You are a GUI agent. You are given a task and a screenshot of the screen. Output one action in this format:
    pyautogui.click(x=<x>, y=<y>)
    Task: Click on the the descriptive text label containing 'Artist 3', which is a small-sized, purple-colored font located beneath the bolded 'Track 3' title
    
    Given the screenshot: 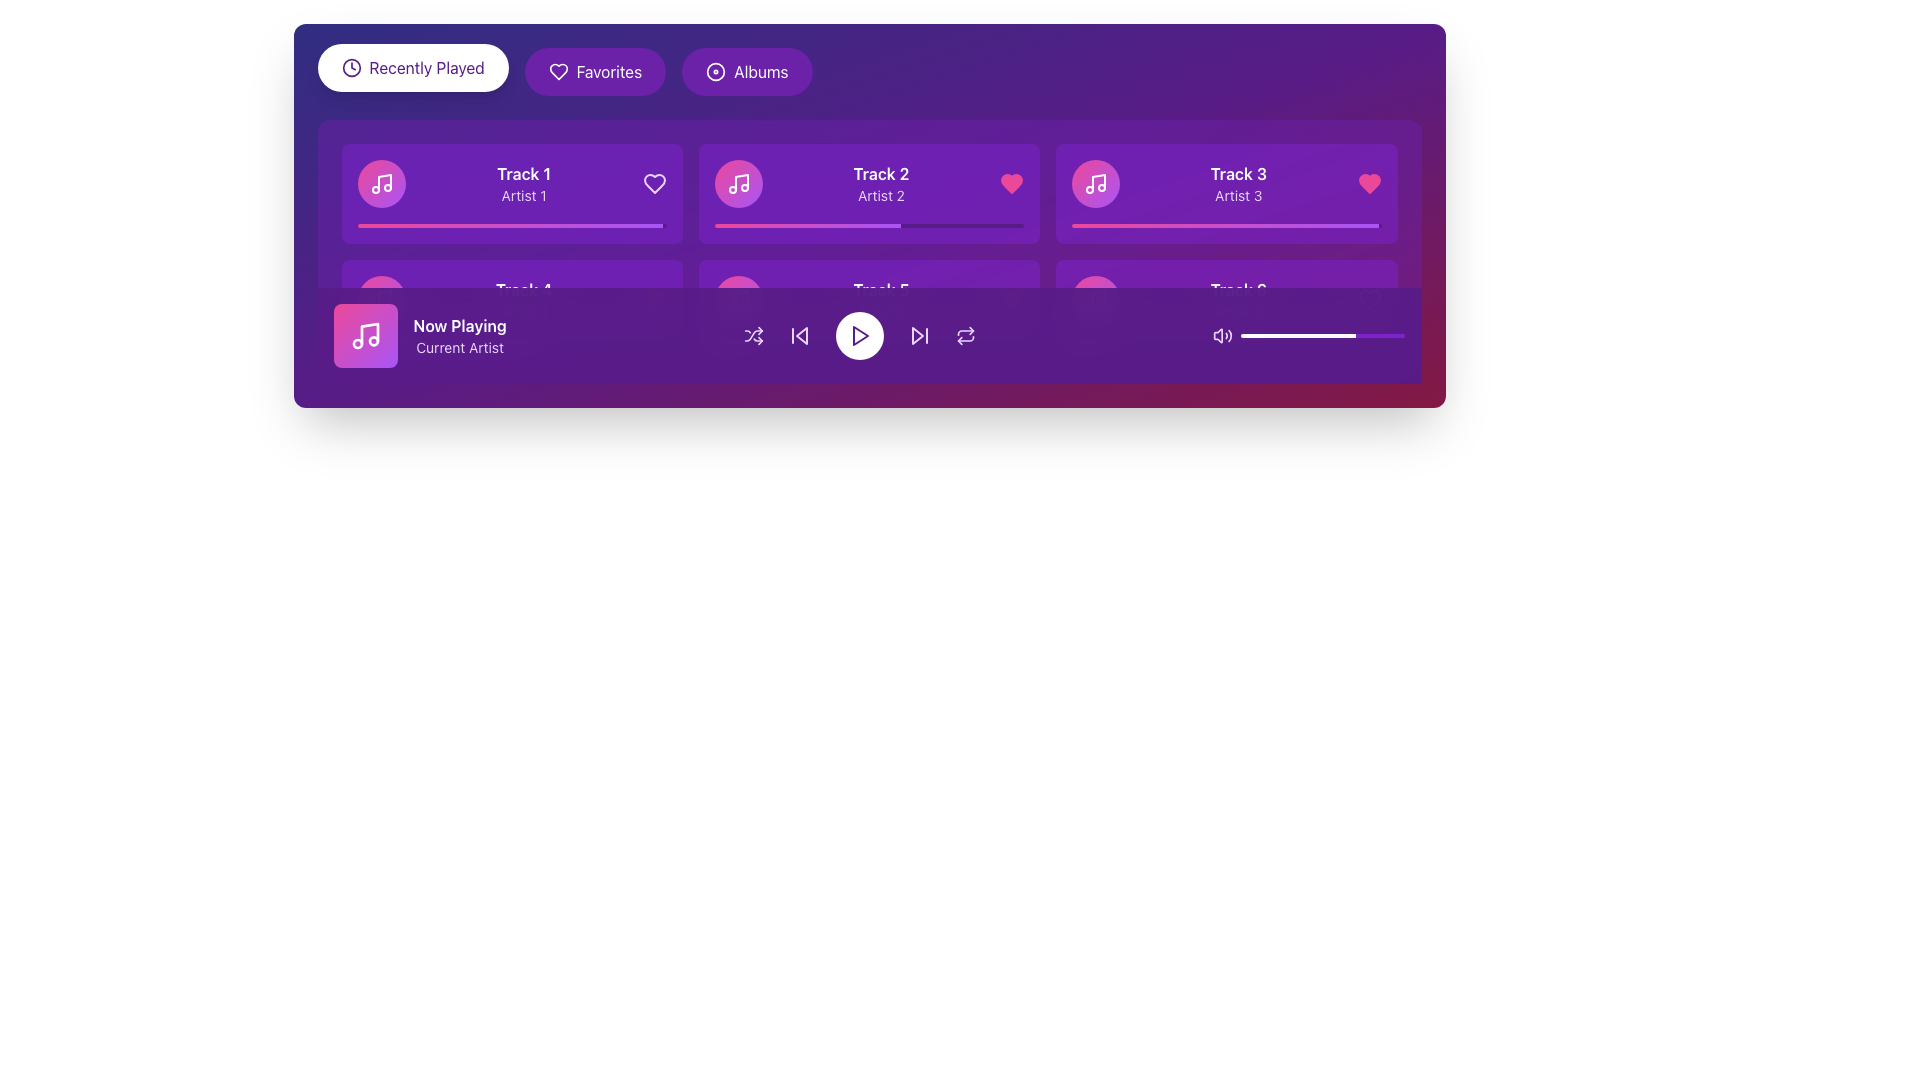 What is the action you would take?
    pyautogui.click(x=1237, y=196)
    